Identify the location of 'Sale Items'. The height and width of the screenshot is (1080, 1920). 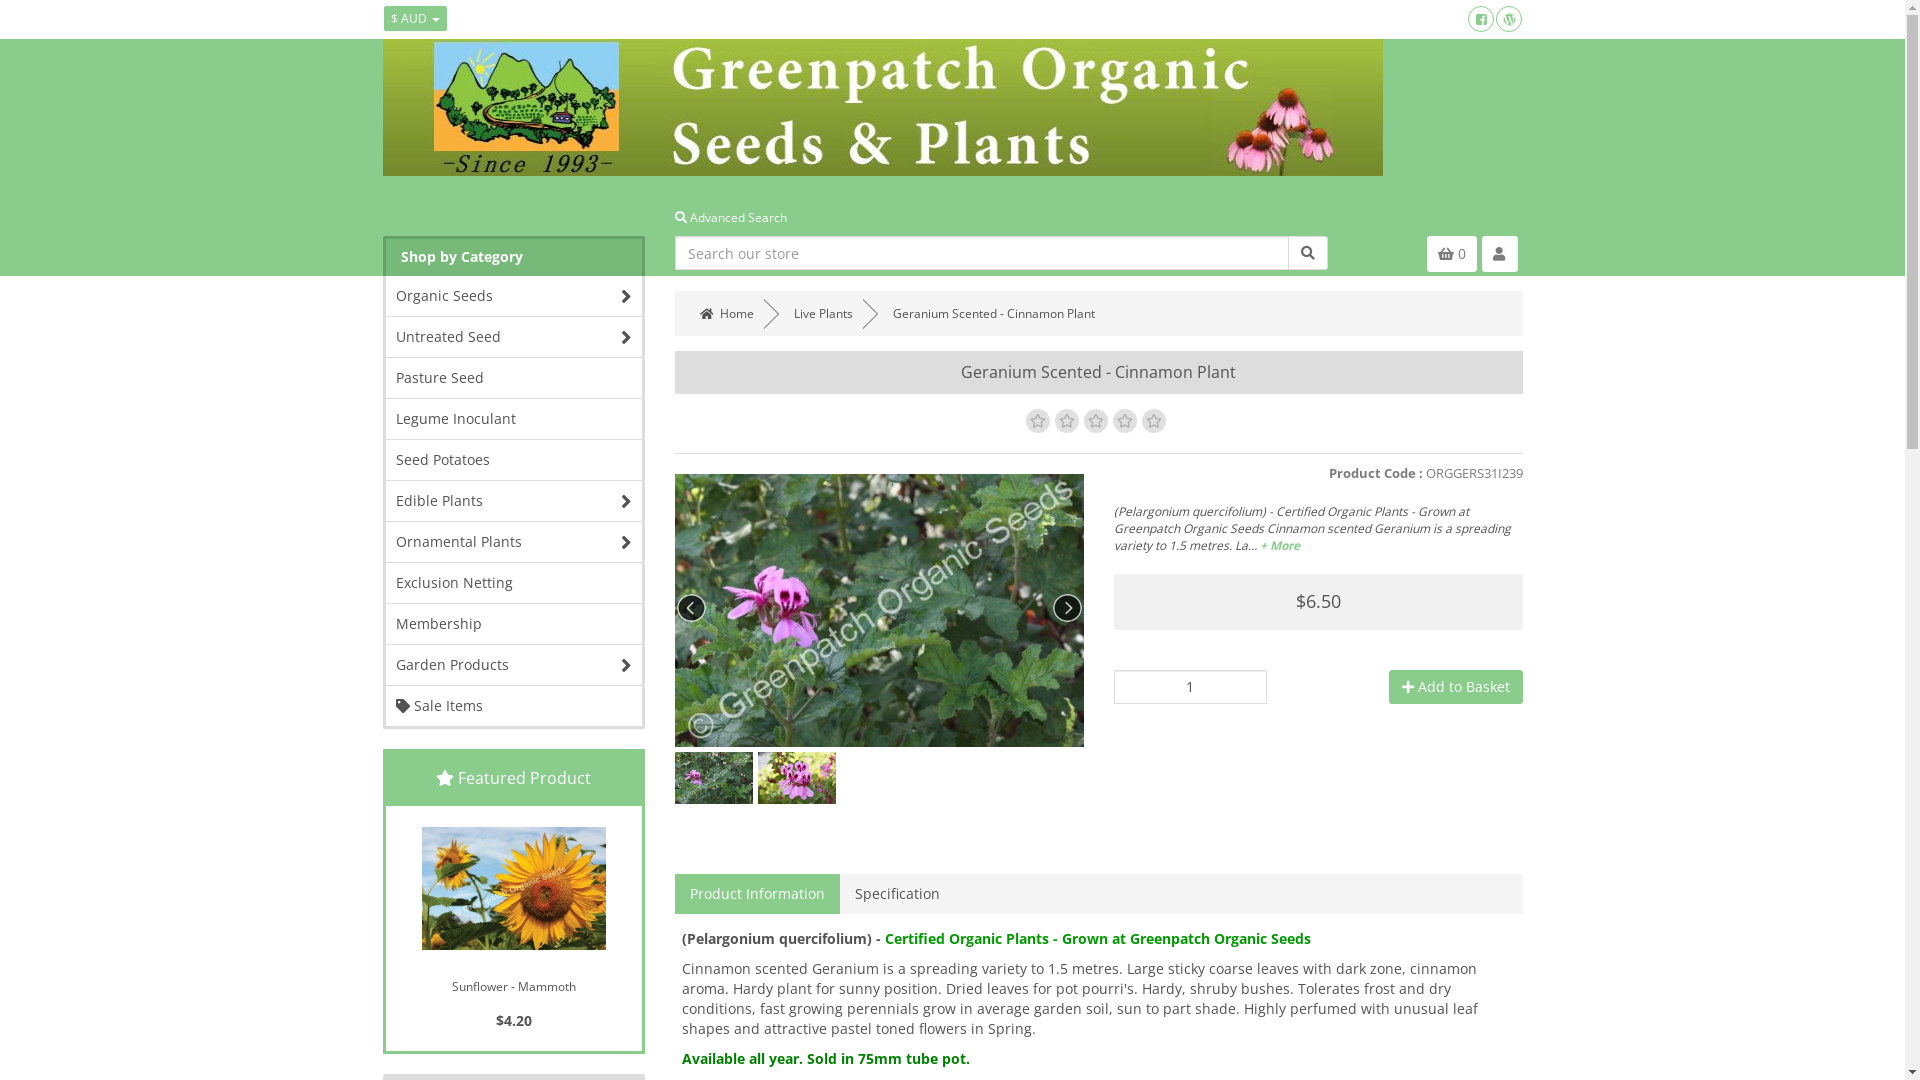
(514, 704).